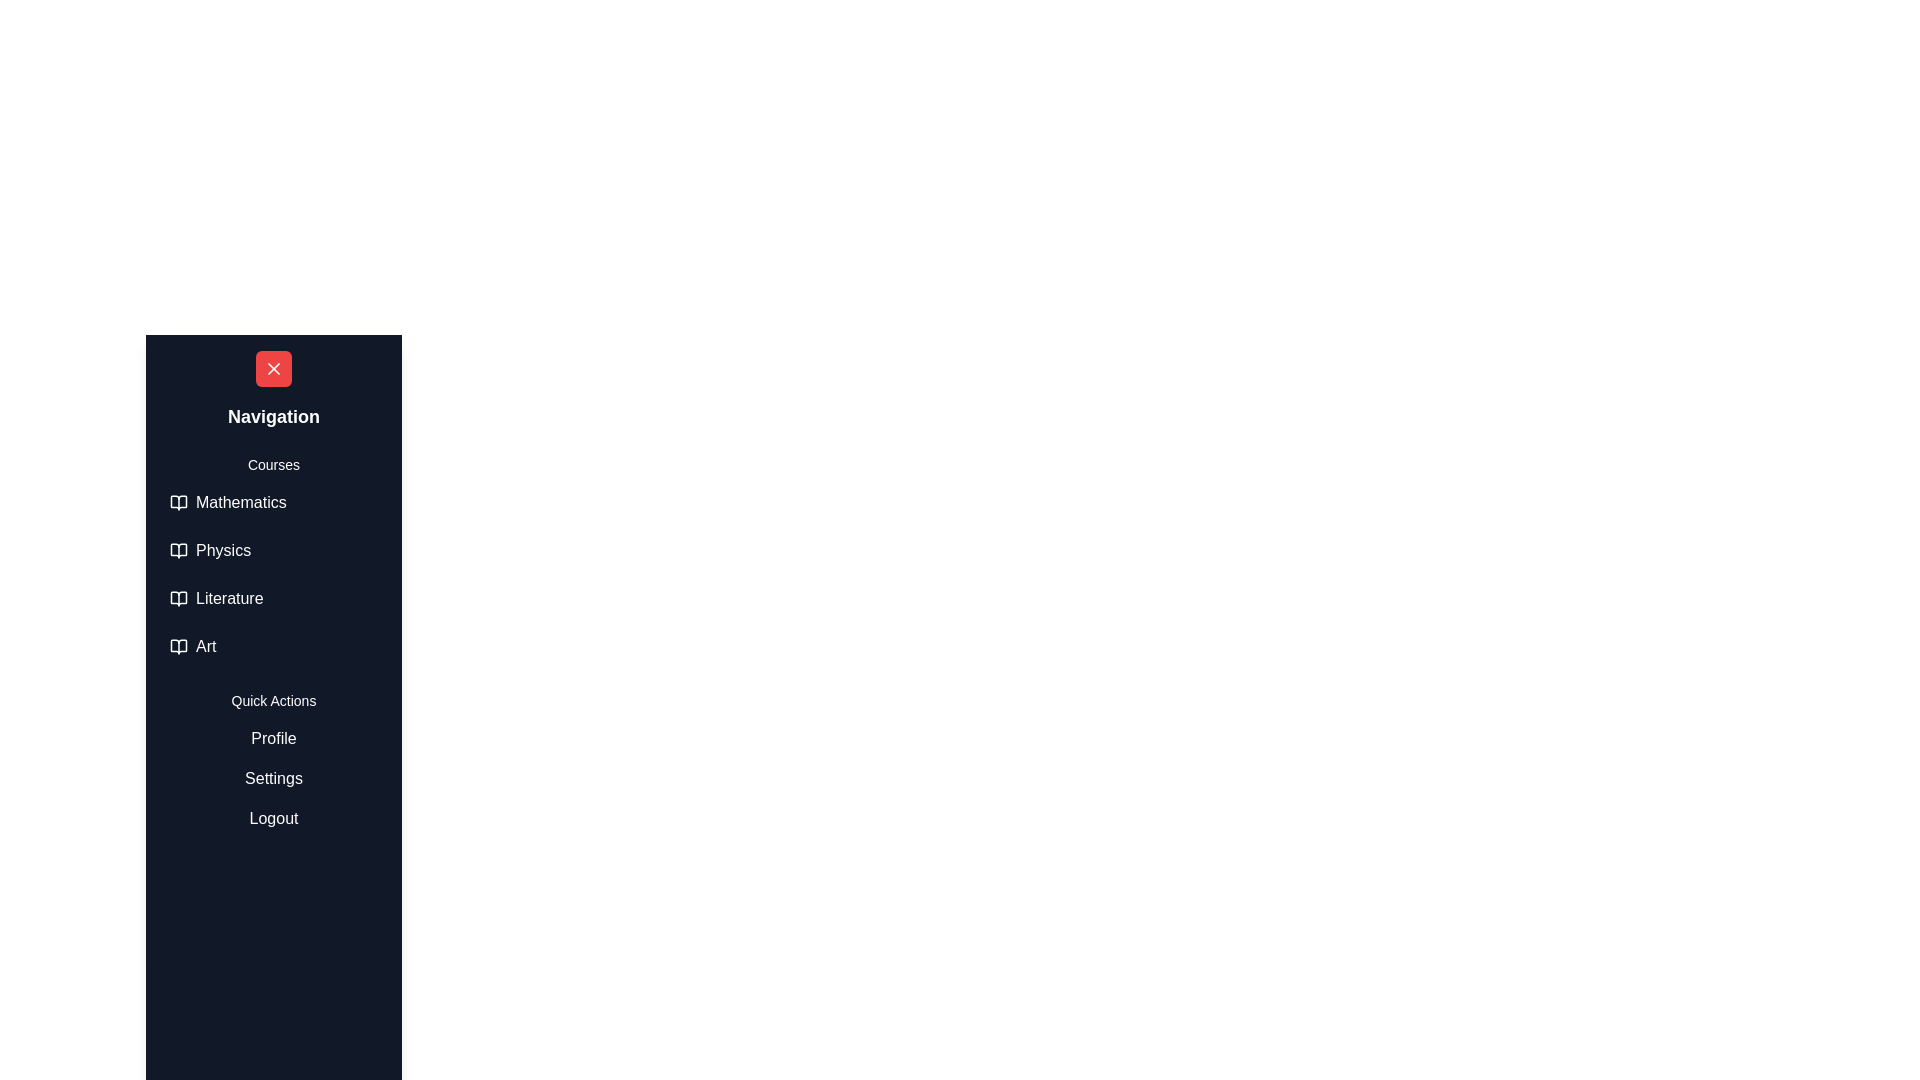  What do you see at coordinates (178, 647) in the screenshot?
I see `the small dark gray open book icon next to the 'Art' label in the vertical navigation menu` at bounding box center [178, 647].